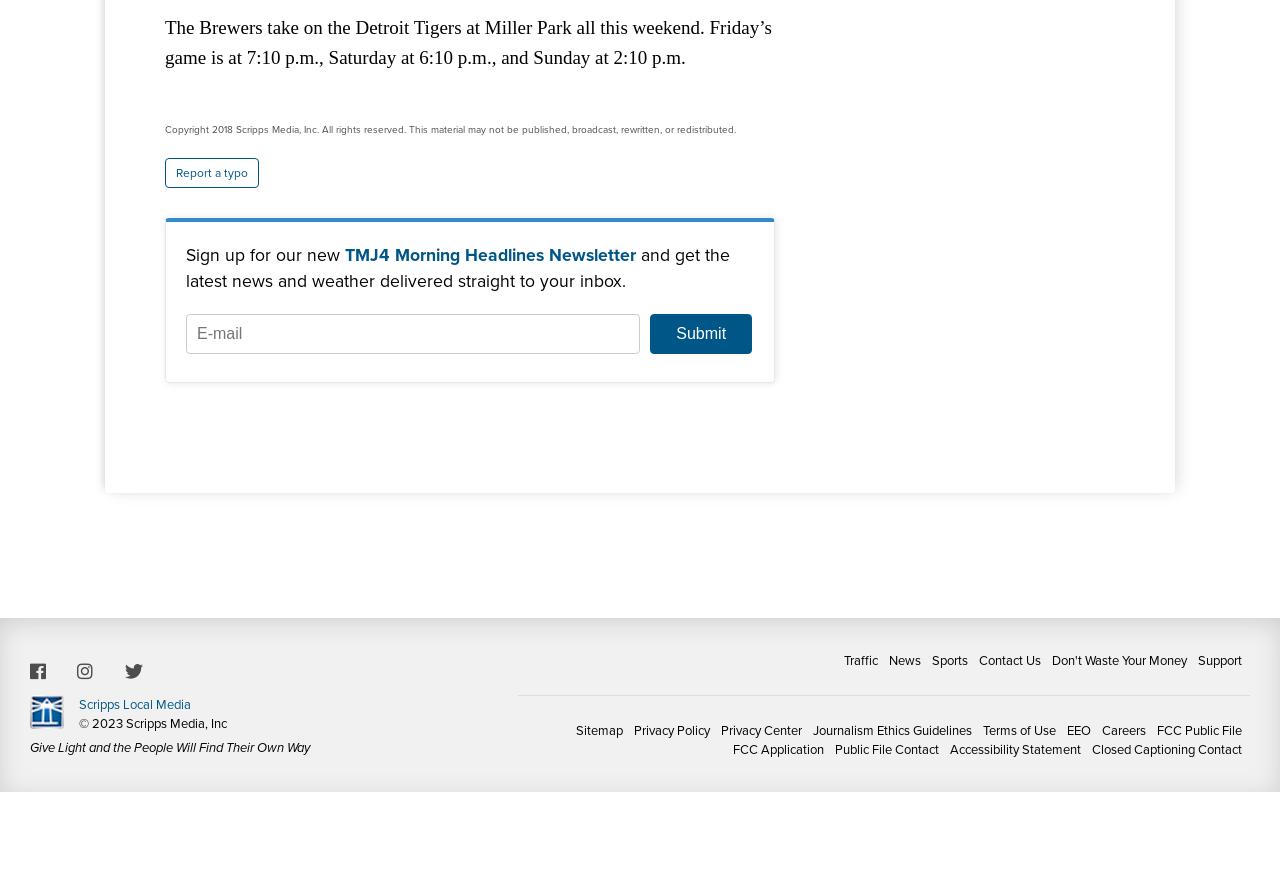  What do you see at coordinates (1010, 658) in the screenshot?
I see `'Contact Us'` at bounding box center [1010, 658].